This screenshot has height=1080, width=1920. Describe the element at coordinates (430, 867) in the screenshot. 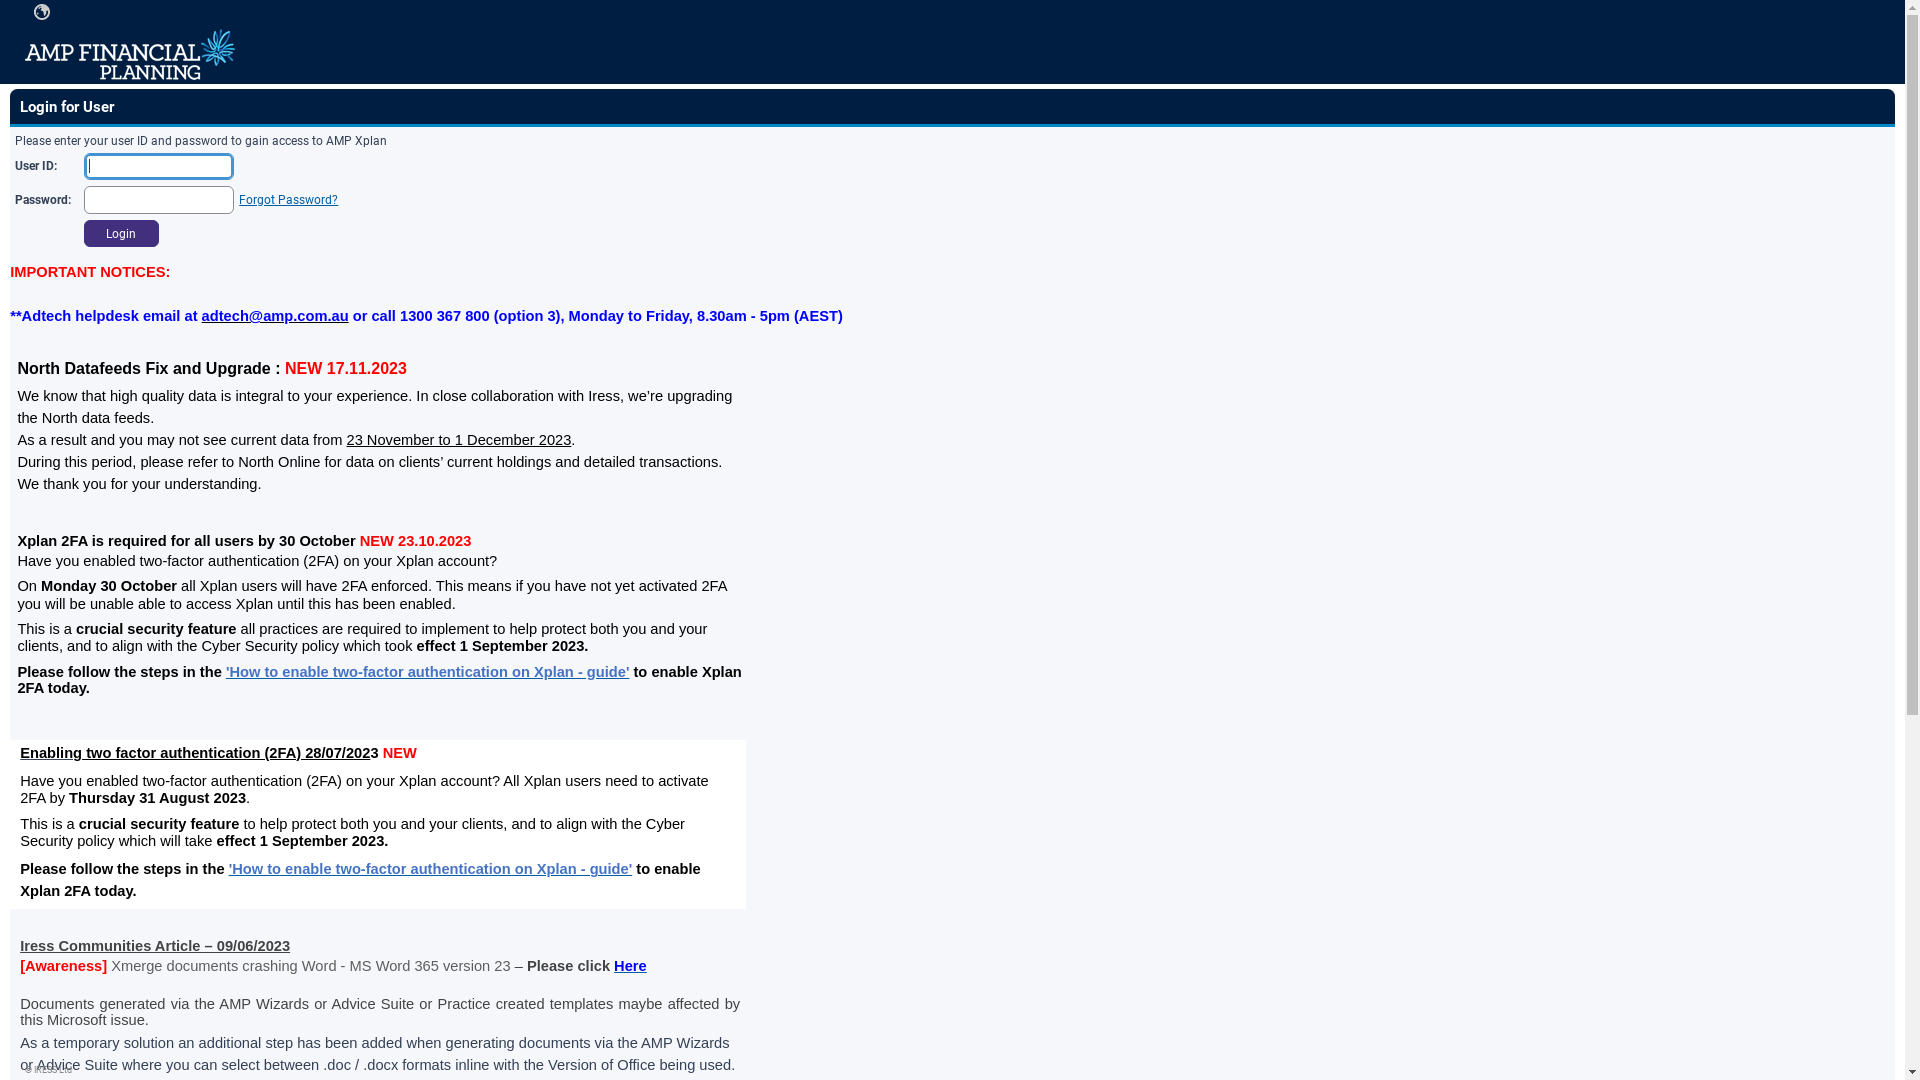

I see `''How to enable two-factor authentication on Xplan - guide''` at that location.